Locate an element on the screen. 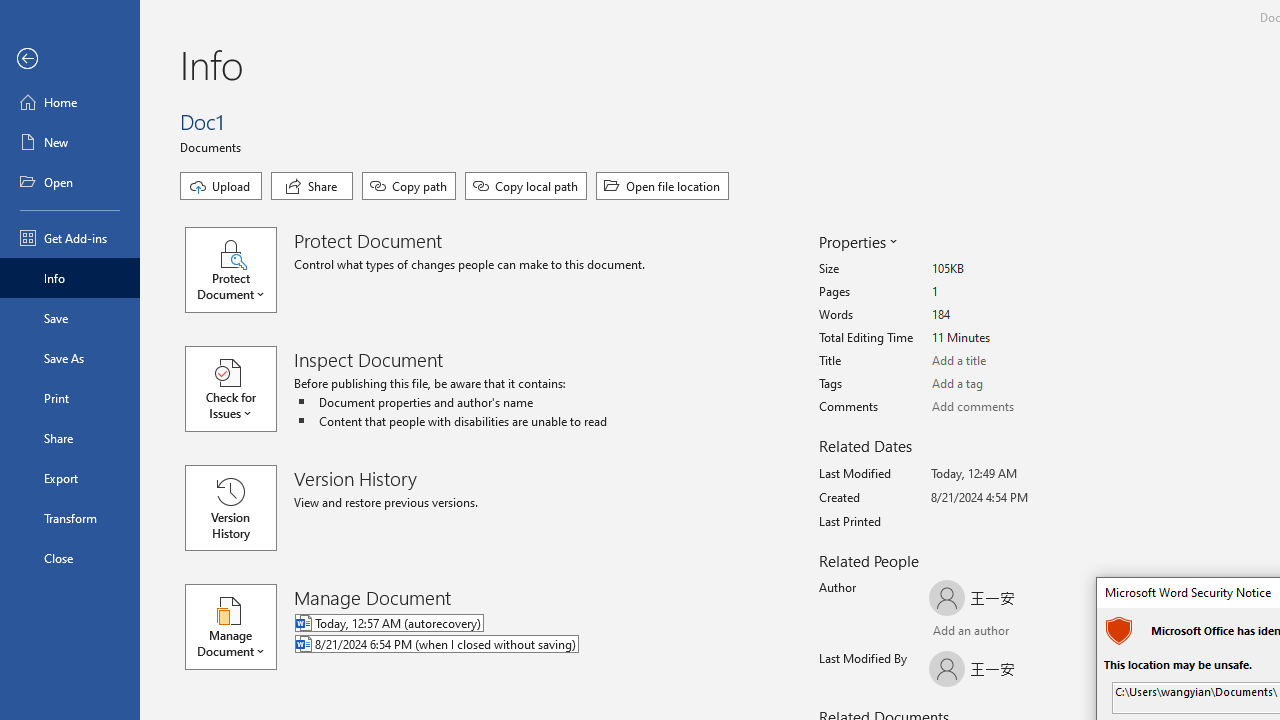  'Manage Document' is located at coordinates (240, 626).